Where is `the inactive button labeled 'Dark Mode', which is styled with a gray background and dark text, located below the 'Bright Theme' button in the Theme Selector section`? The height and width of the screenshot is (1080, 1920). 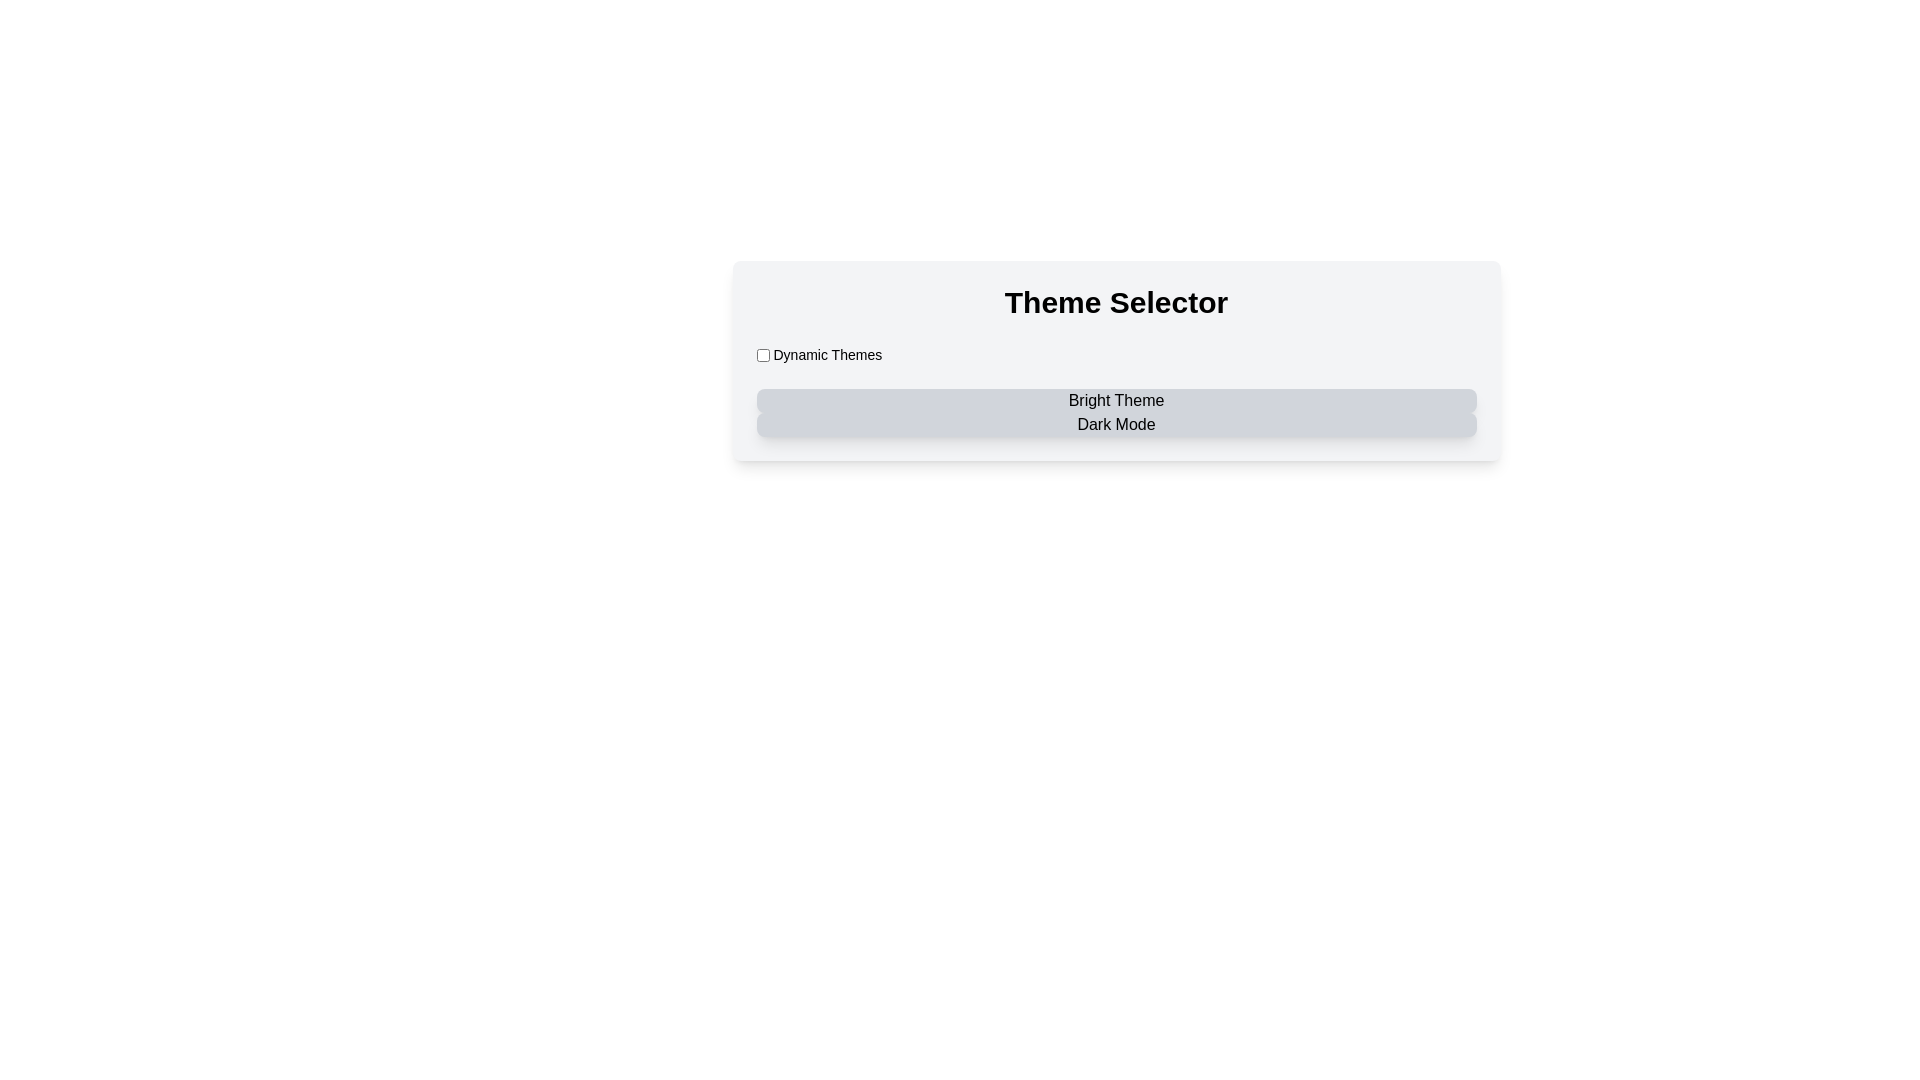 the inactive button labeled 'Dark Mode', which is styled with a gray background and dark text, located below the 'Bright Theme' button in the Theme Selector section is located at coordinates (1115, 423).